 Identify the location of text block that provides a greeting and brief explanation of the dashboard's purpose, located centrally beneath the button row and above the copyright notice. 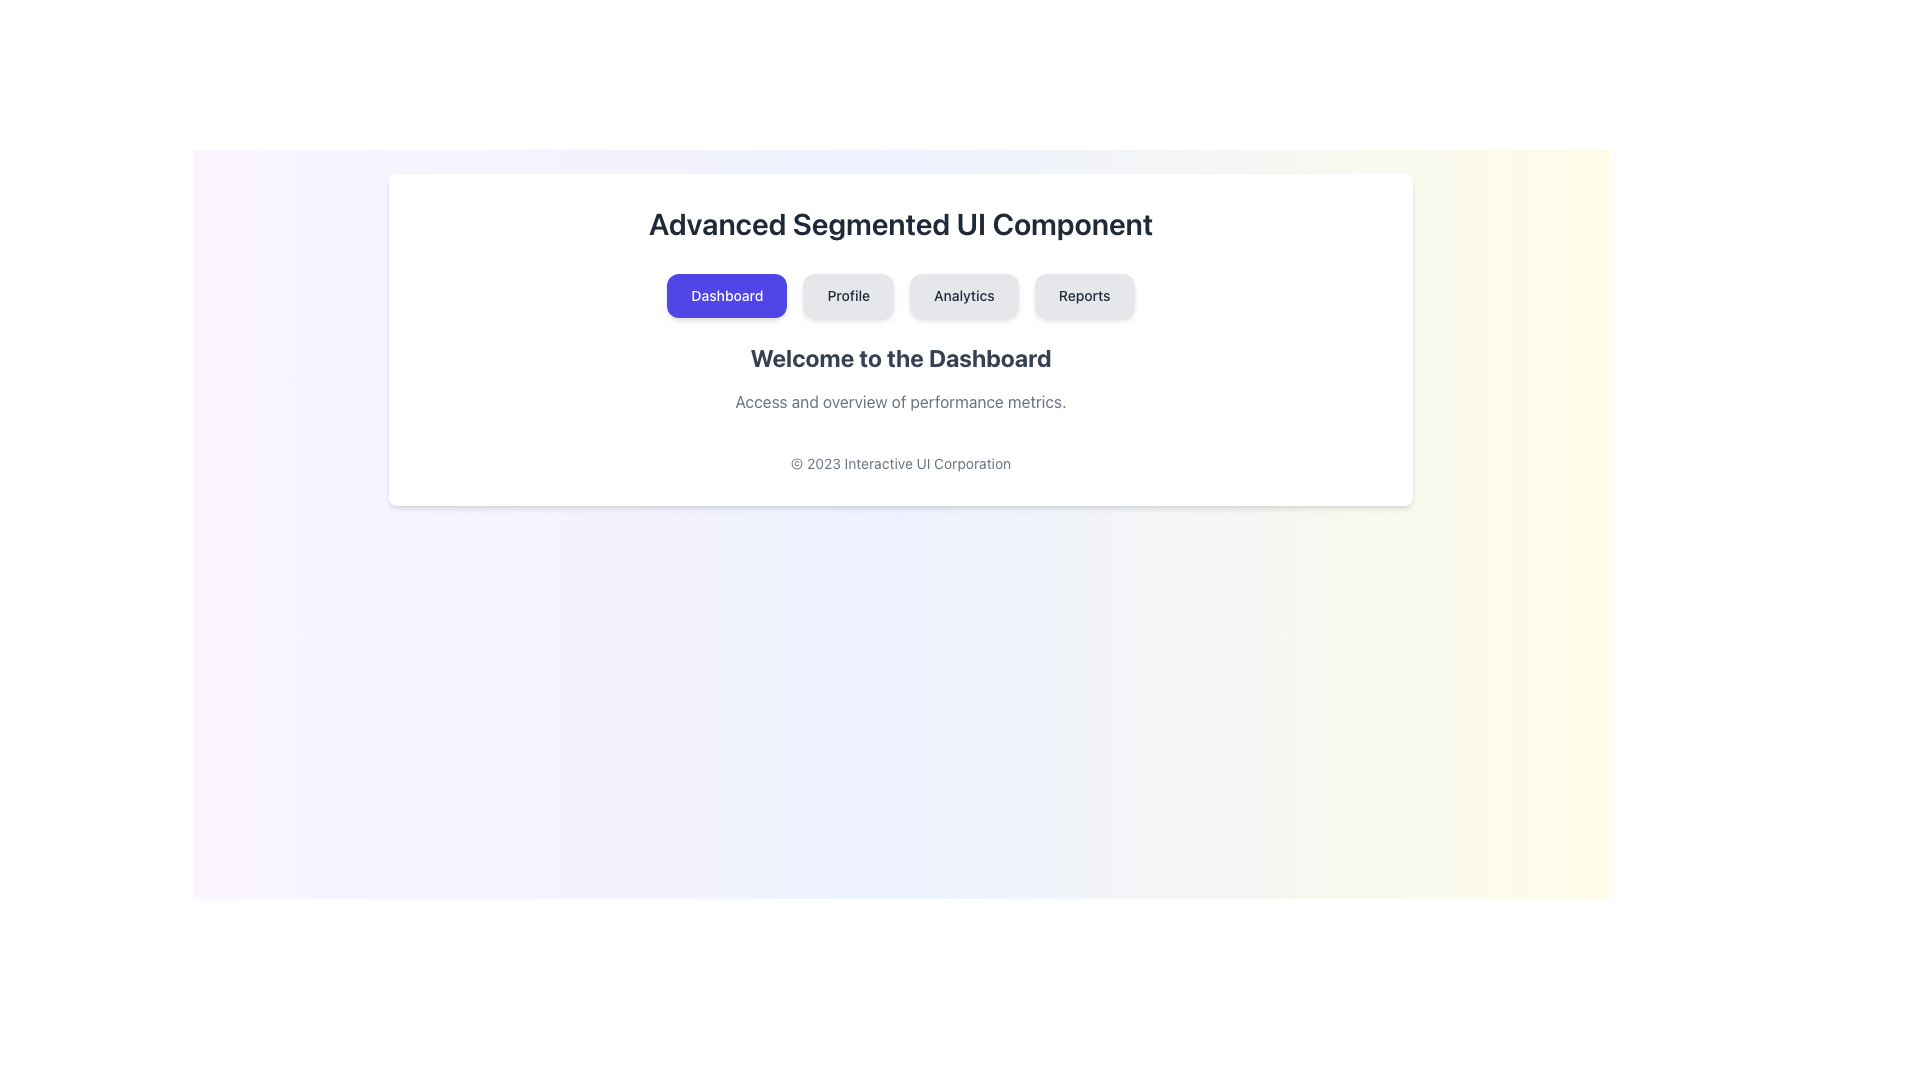
(900, 378).